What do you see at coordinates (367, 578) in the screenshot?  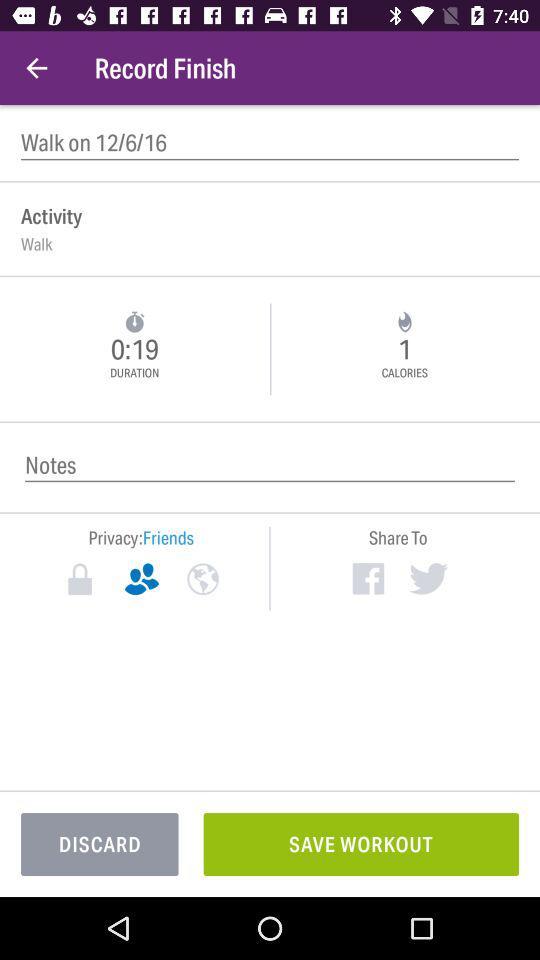 I see `the facebook icon` at bounding box center [367, 578].